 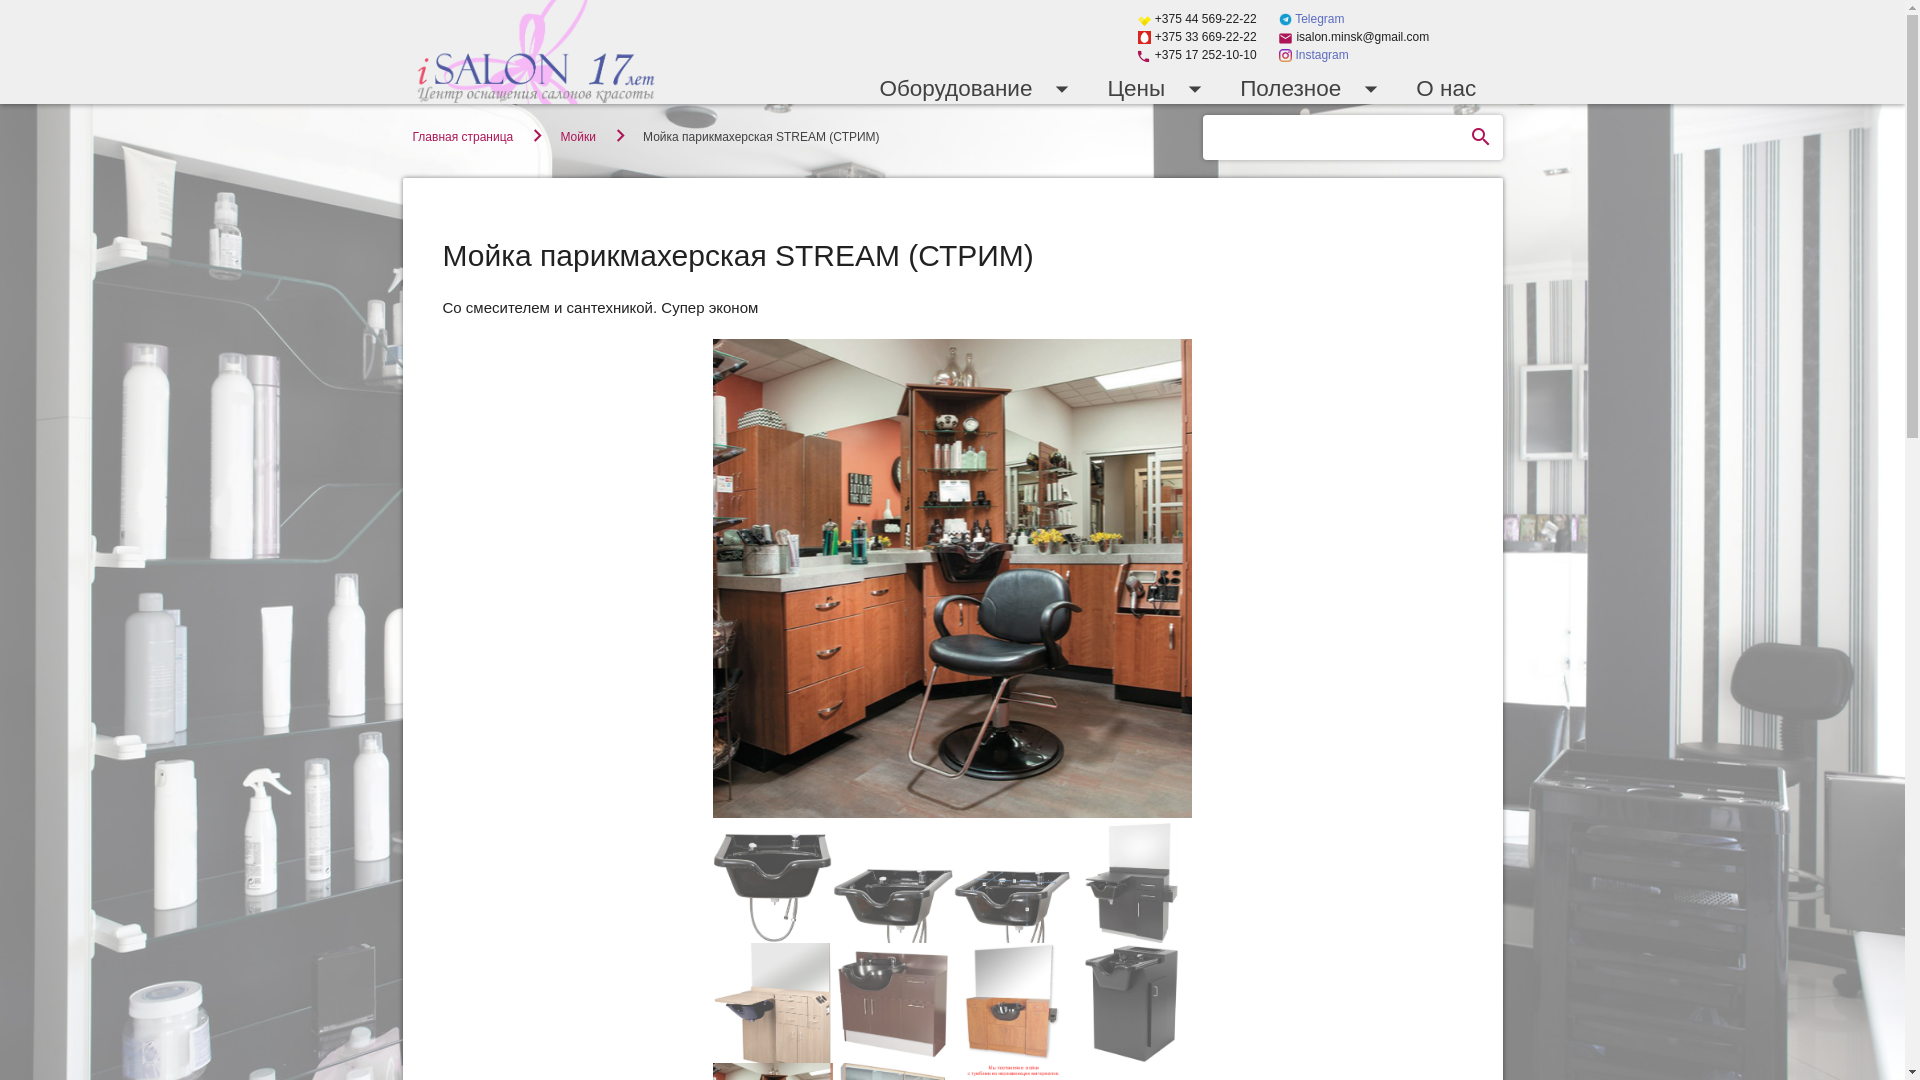 I want to click on 'iSalon', so click(x=535, y=50).